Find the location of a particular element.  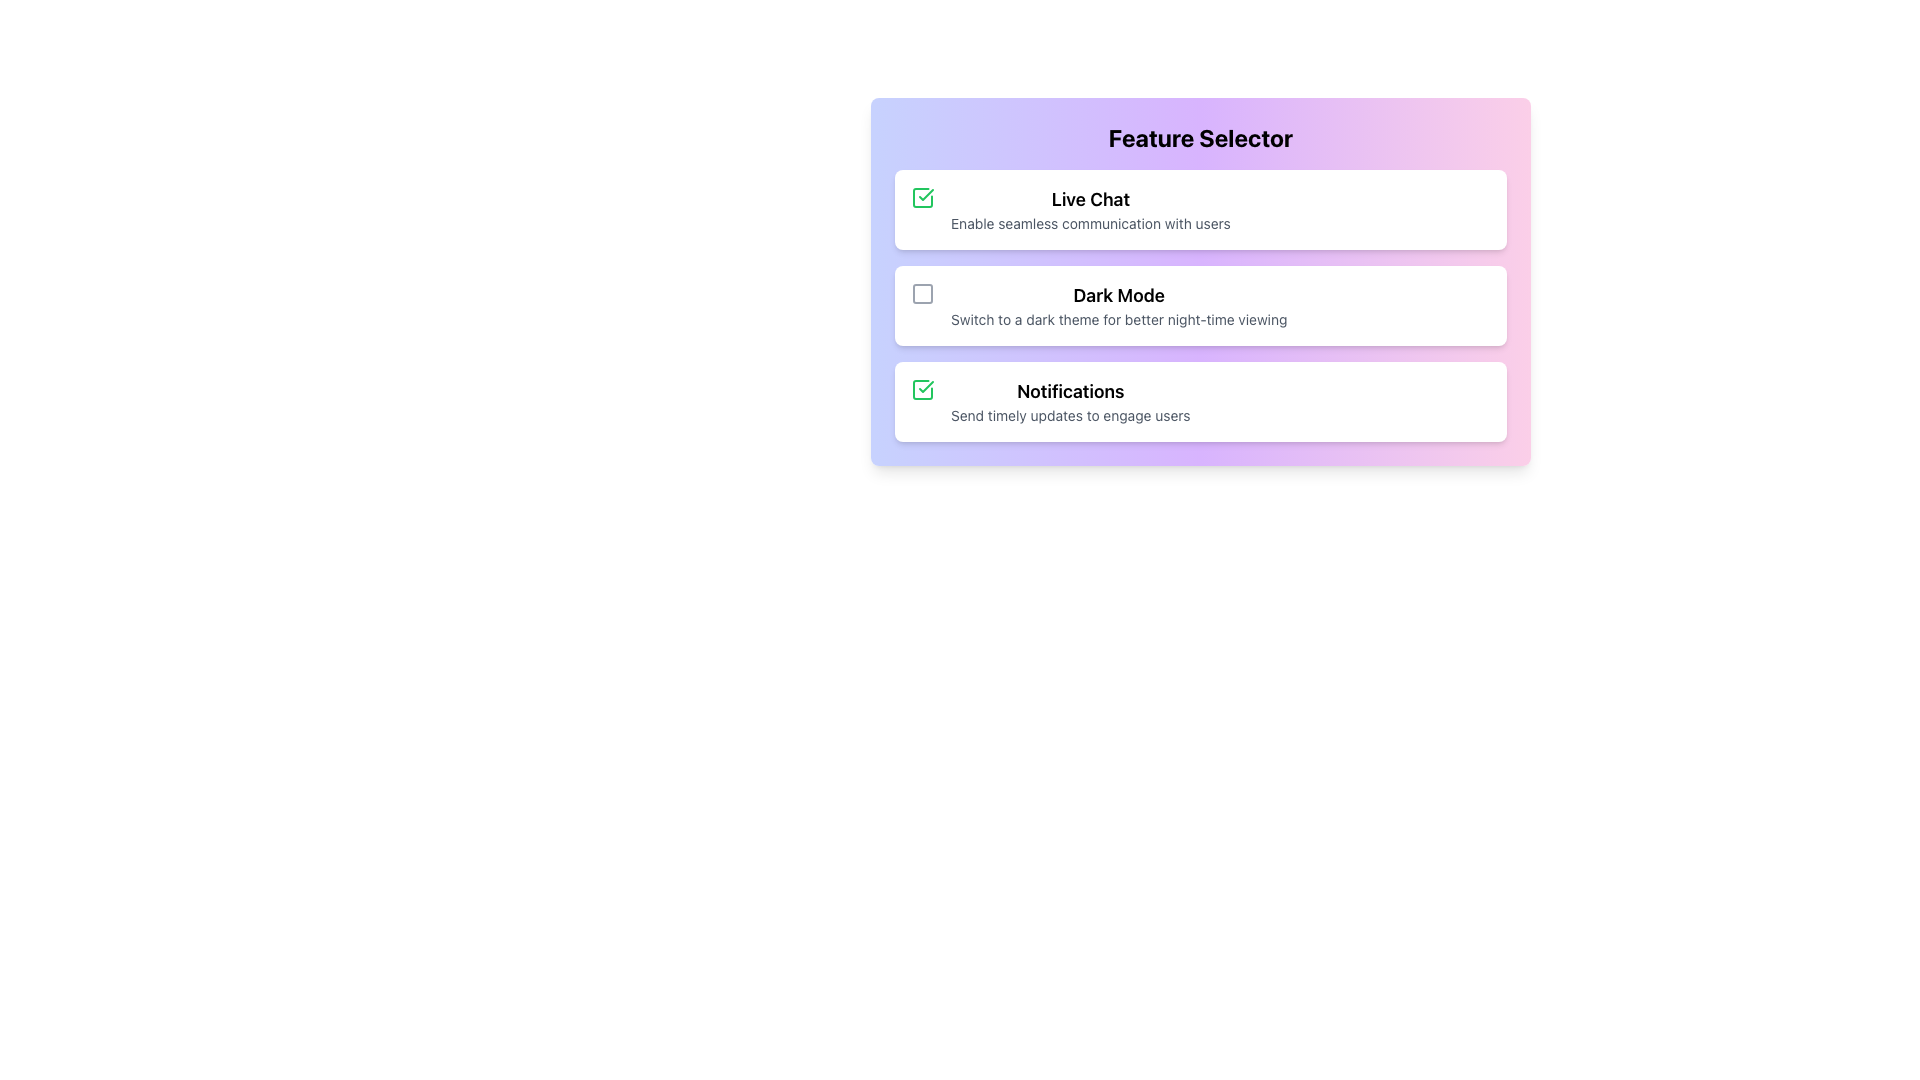

the text label that reads 'Enable seamless communication with users', which is located underneath the 'Live Chat' title in the Feature Selector section is located at coordinates (1089, 223).